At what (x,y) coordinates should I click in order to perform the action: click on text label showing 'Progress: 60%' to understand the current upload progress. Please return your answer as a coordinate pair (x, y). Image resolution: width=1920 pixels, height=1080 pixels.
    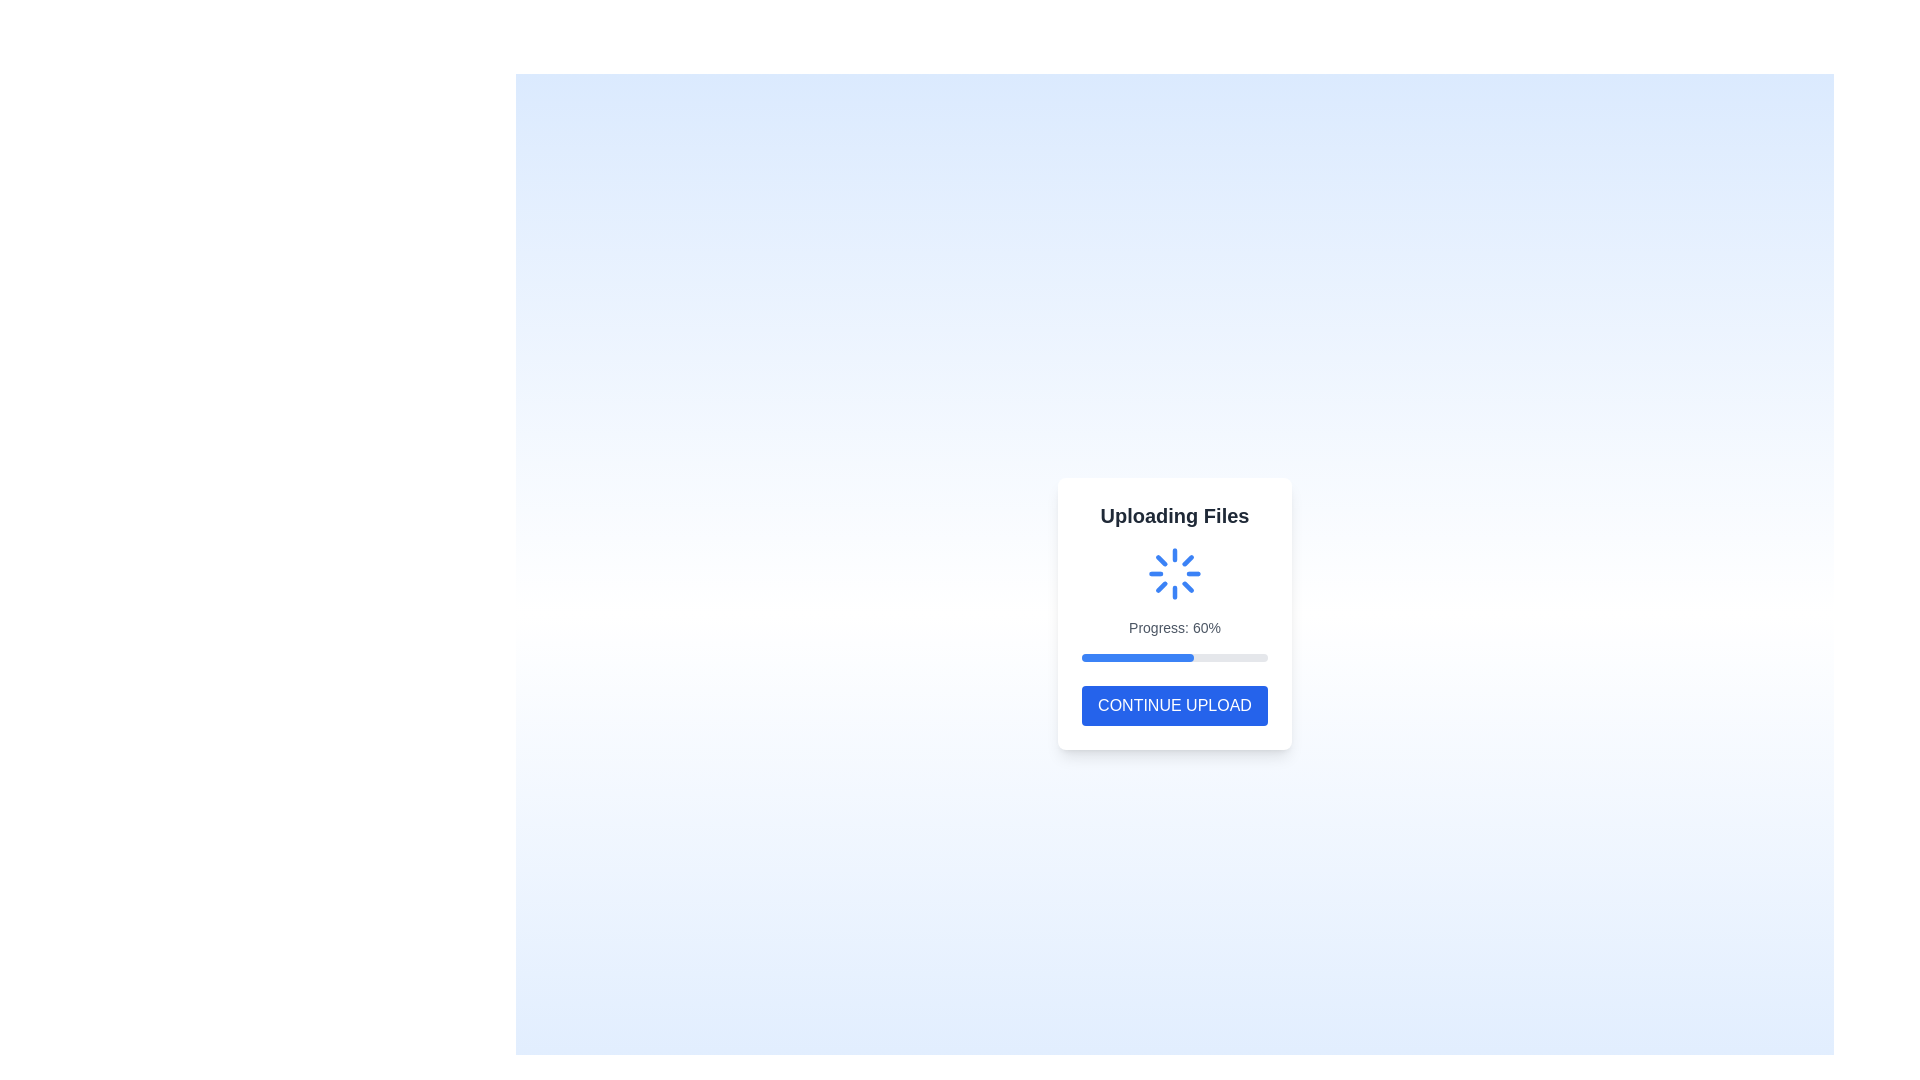
    Looking at the image, I should click on (1175, 627).